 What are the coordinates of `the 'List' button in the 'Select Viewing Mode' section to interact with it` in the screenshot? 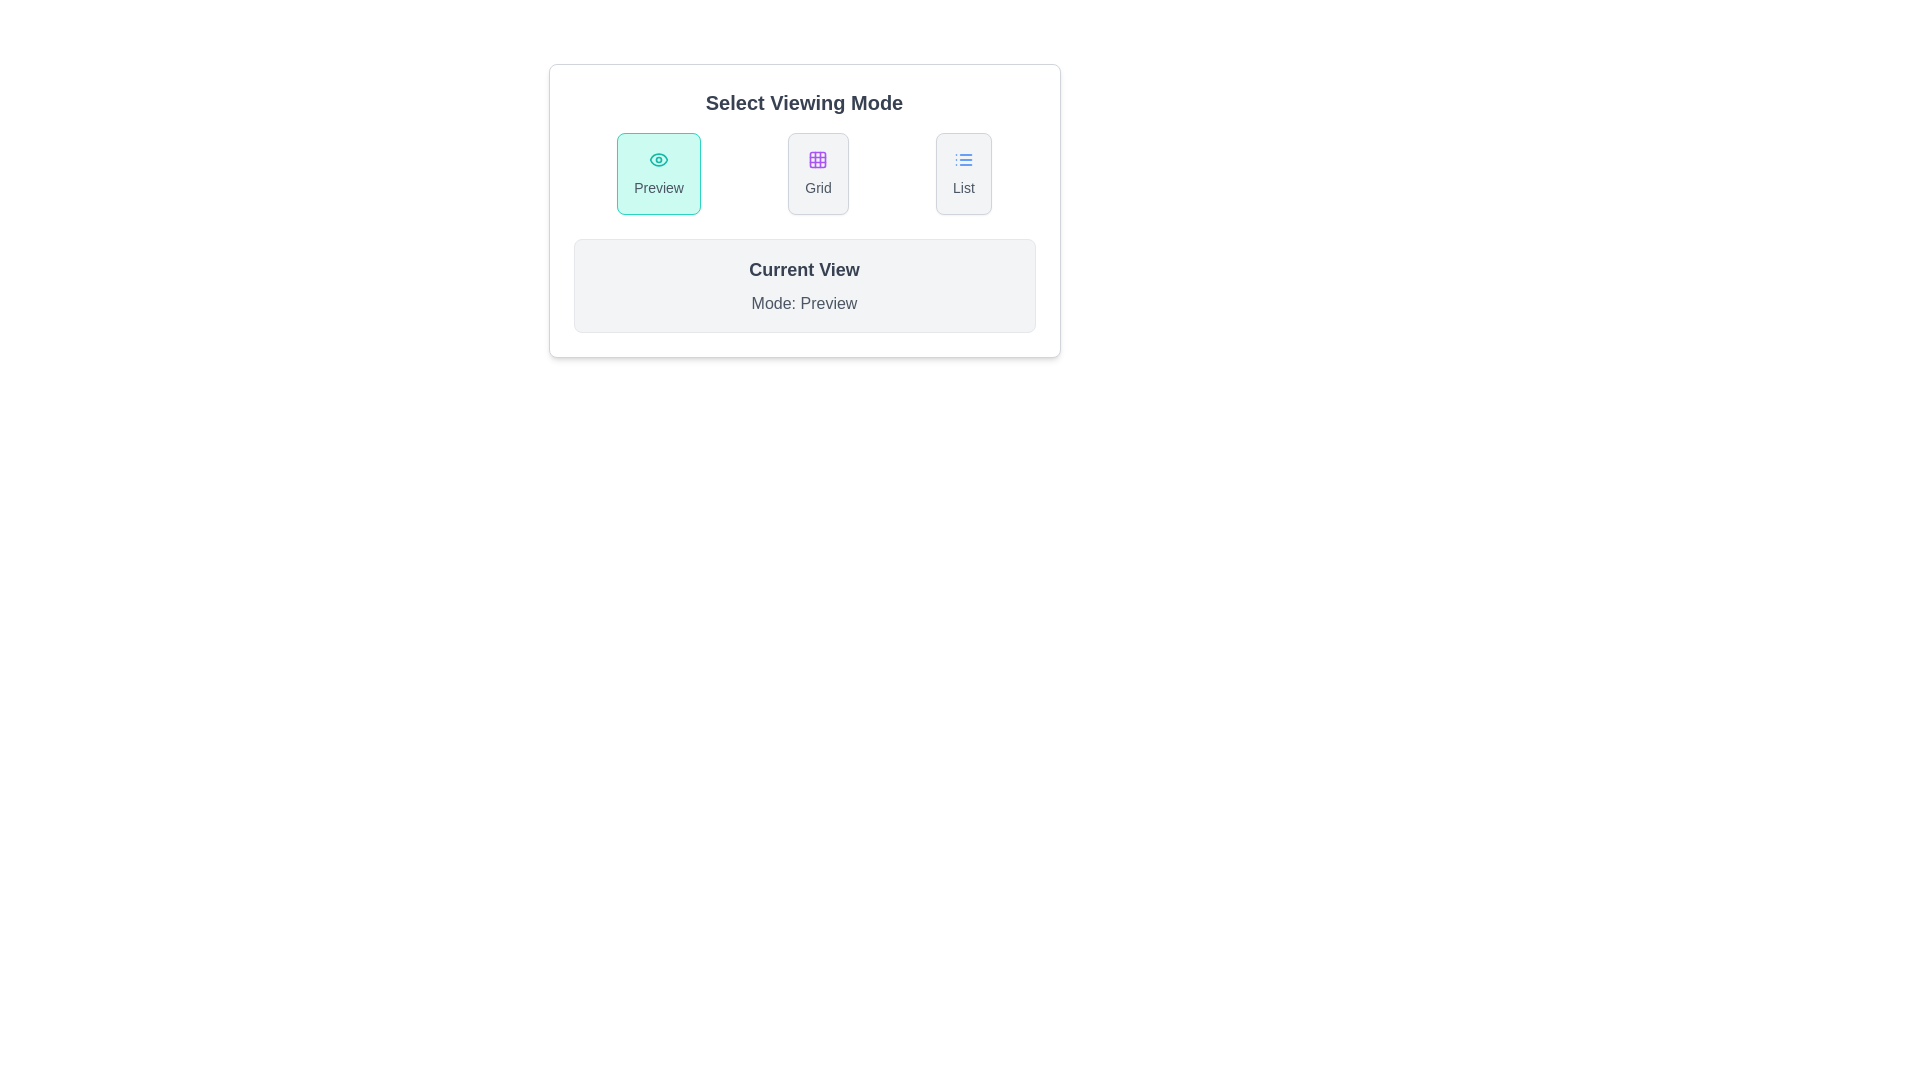 It's located at (963, 172).